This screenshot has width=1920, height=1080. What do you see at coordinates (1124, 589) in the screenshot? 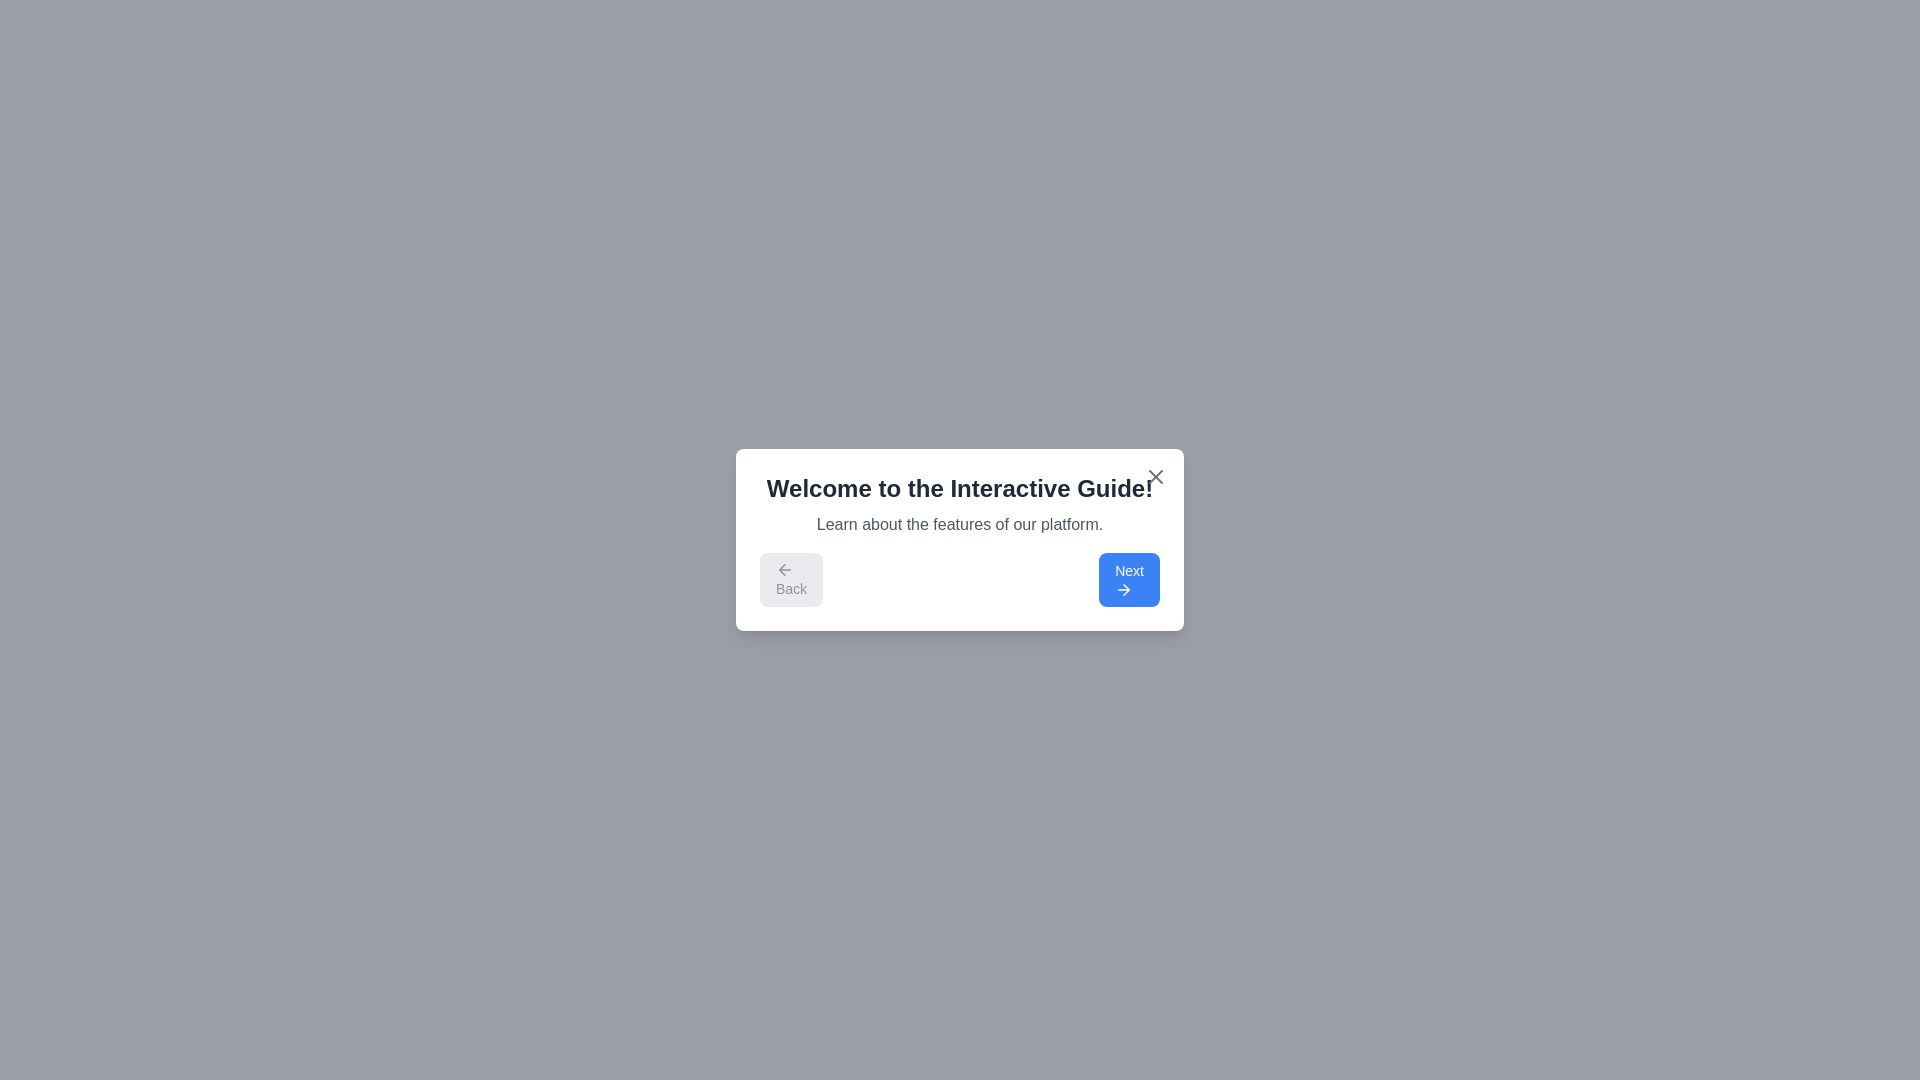
I see `the right-pointing arrow icon, which is part of the 'Next' button located in the bottom-right corner of a modal dialog` at bounding box center [1124, 589].